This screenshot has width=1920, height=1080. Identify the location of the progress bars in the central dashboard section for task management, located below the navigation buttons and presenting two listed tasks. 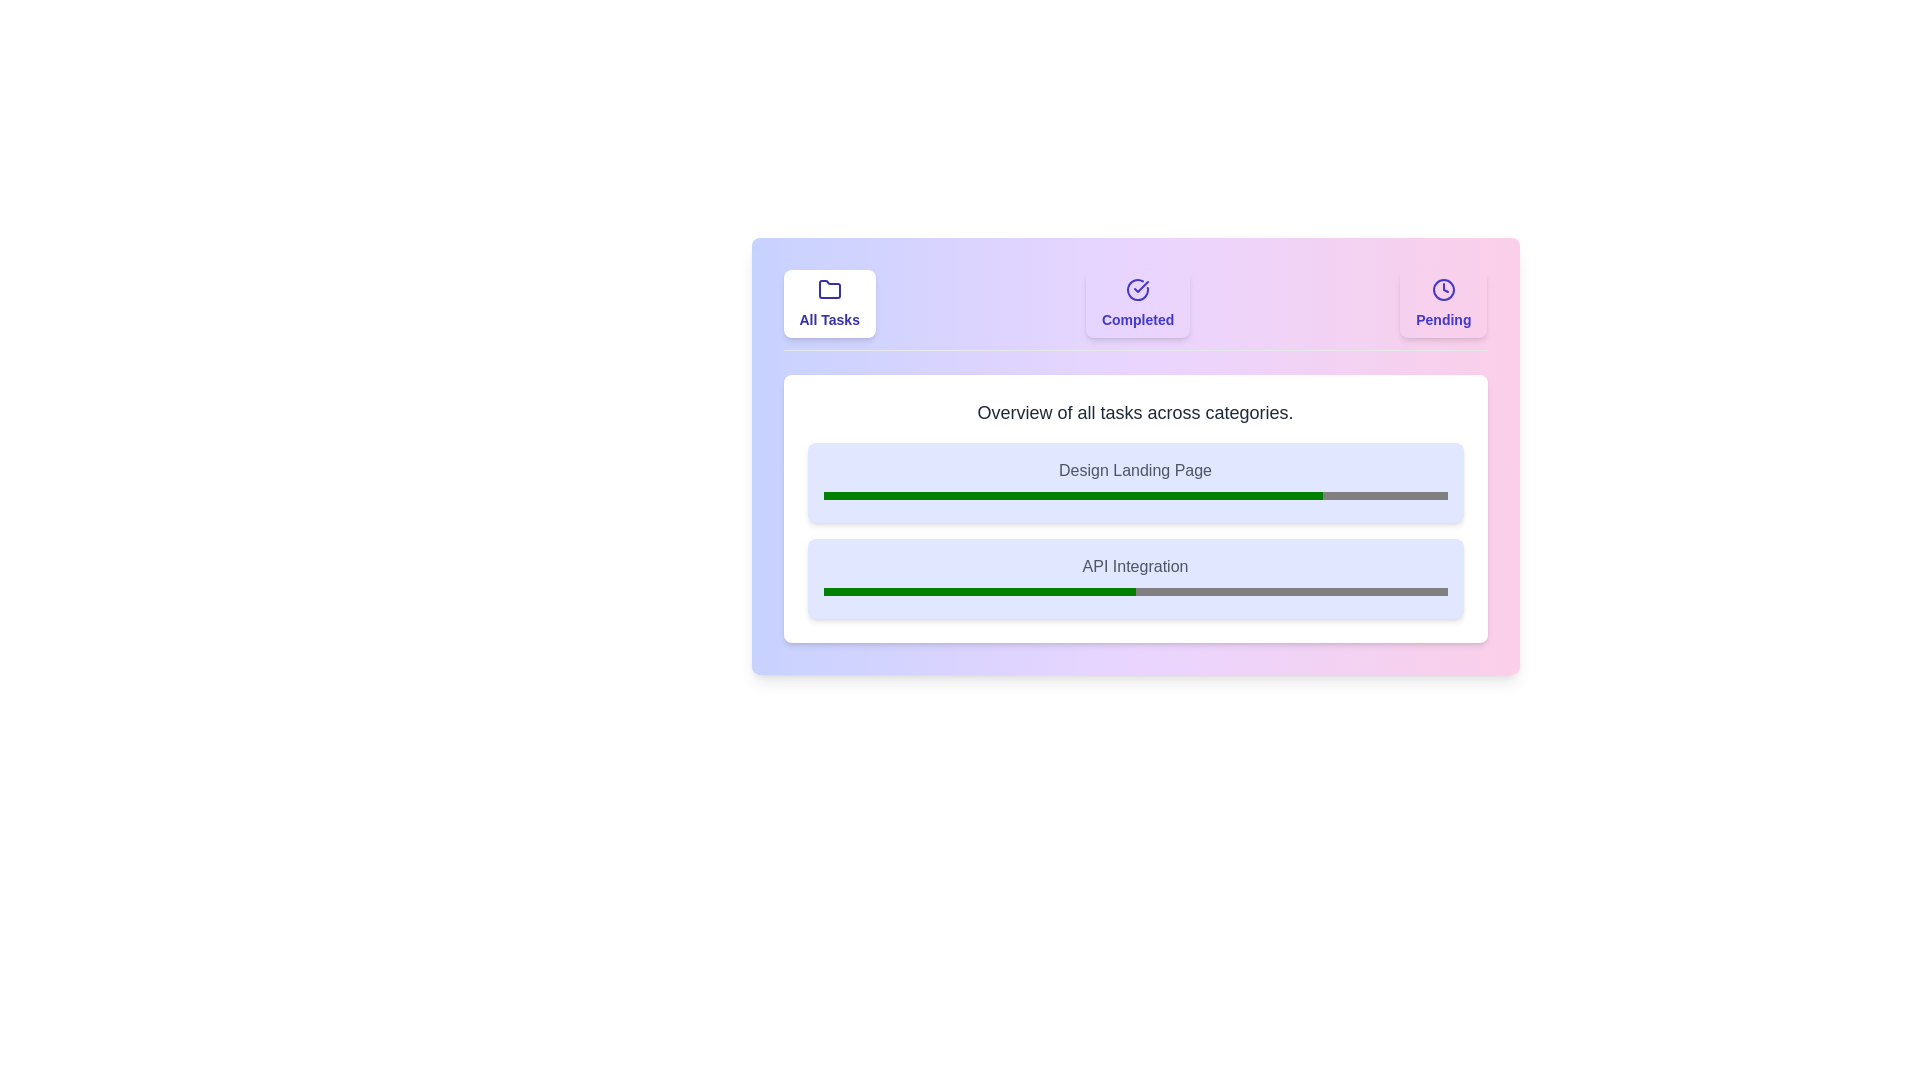
(1135, 456).